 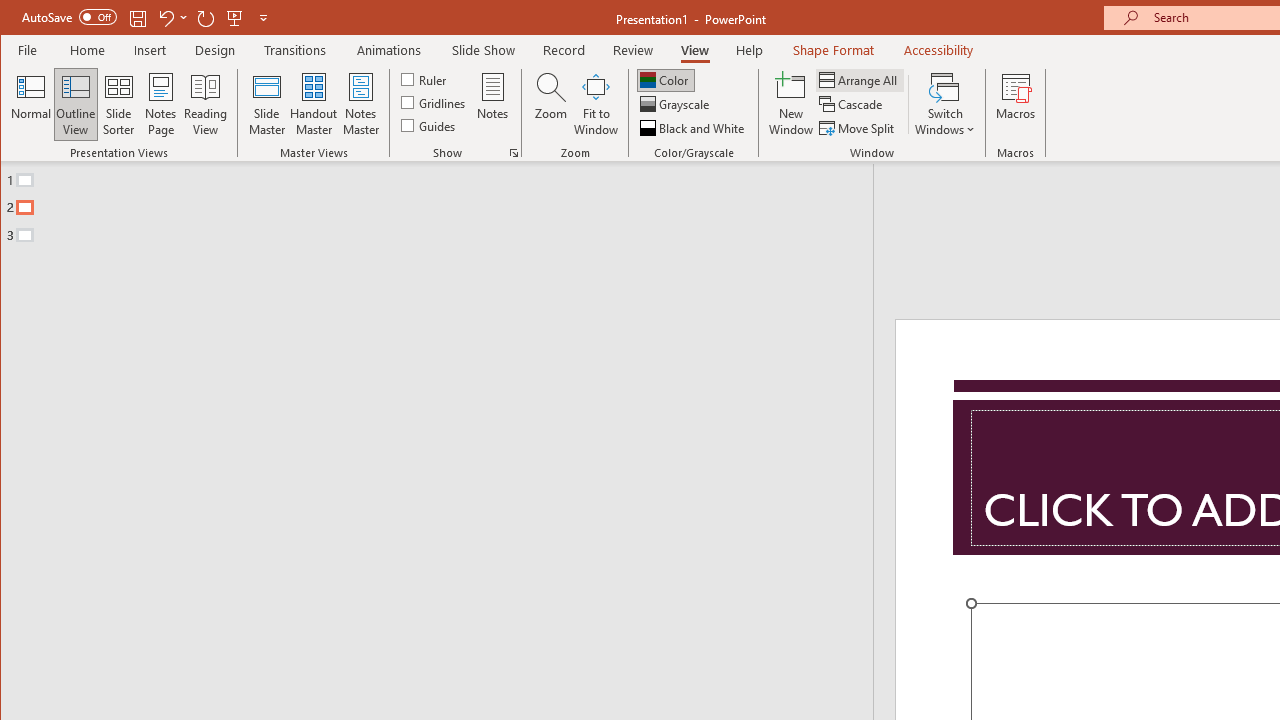 What do you see at coordinates (265, 104) in the screenshot?
I see `'Slide Master'` at bounding box center [265, 104].